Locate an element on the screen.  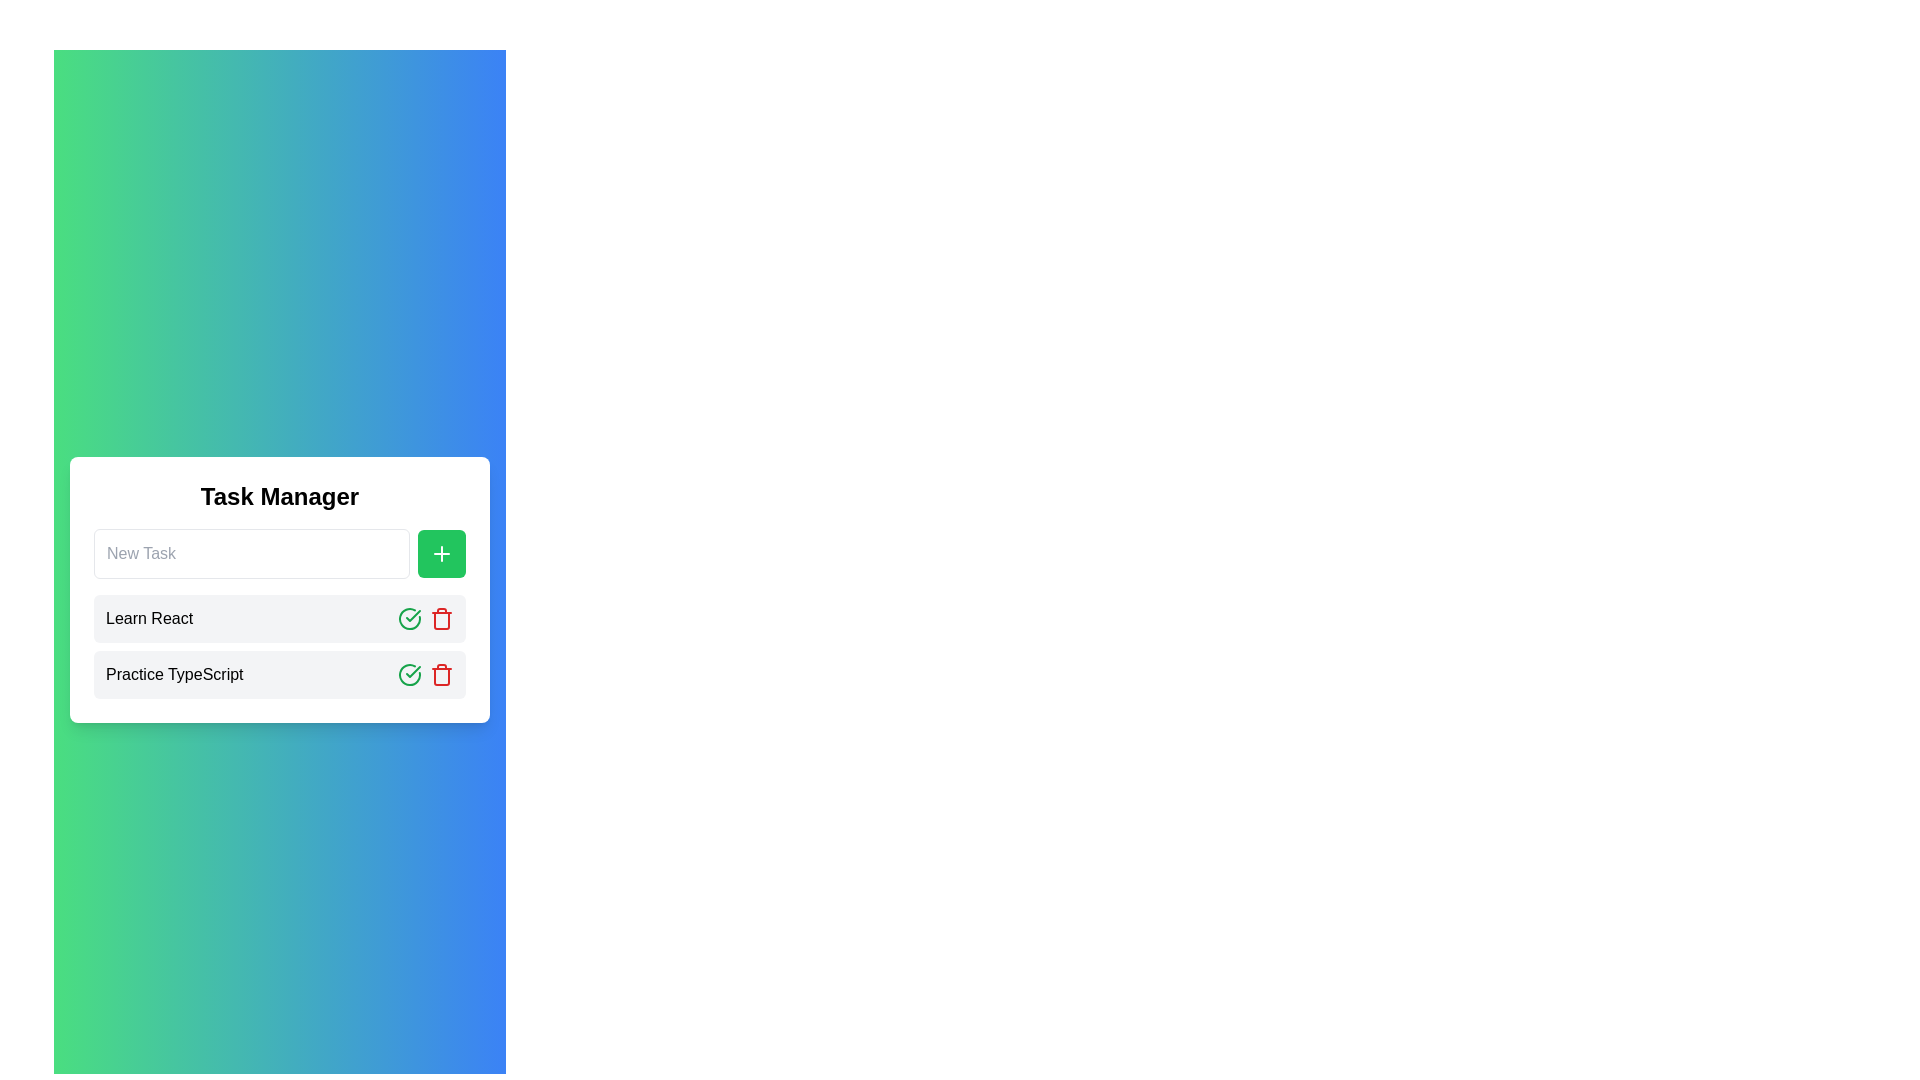
the green circular checkmark icon located in the bottom right corner of the 'Practice TypeScript' task row is located at coordinates (408, 617).